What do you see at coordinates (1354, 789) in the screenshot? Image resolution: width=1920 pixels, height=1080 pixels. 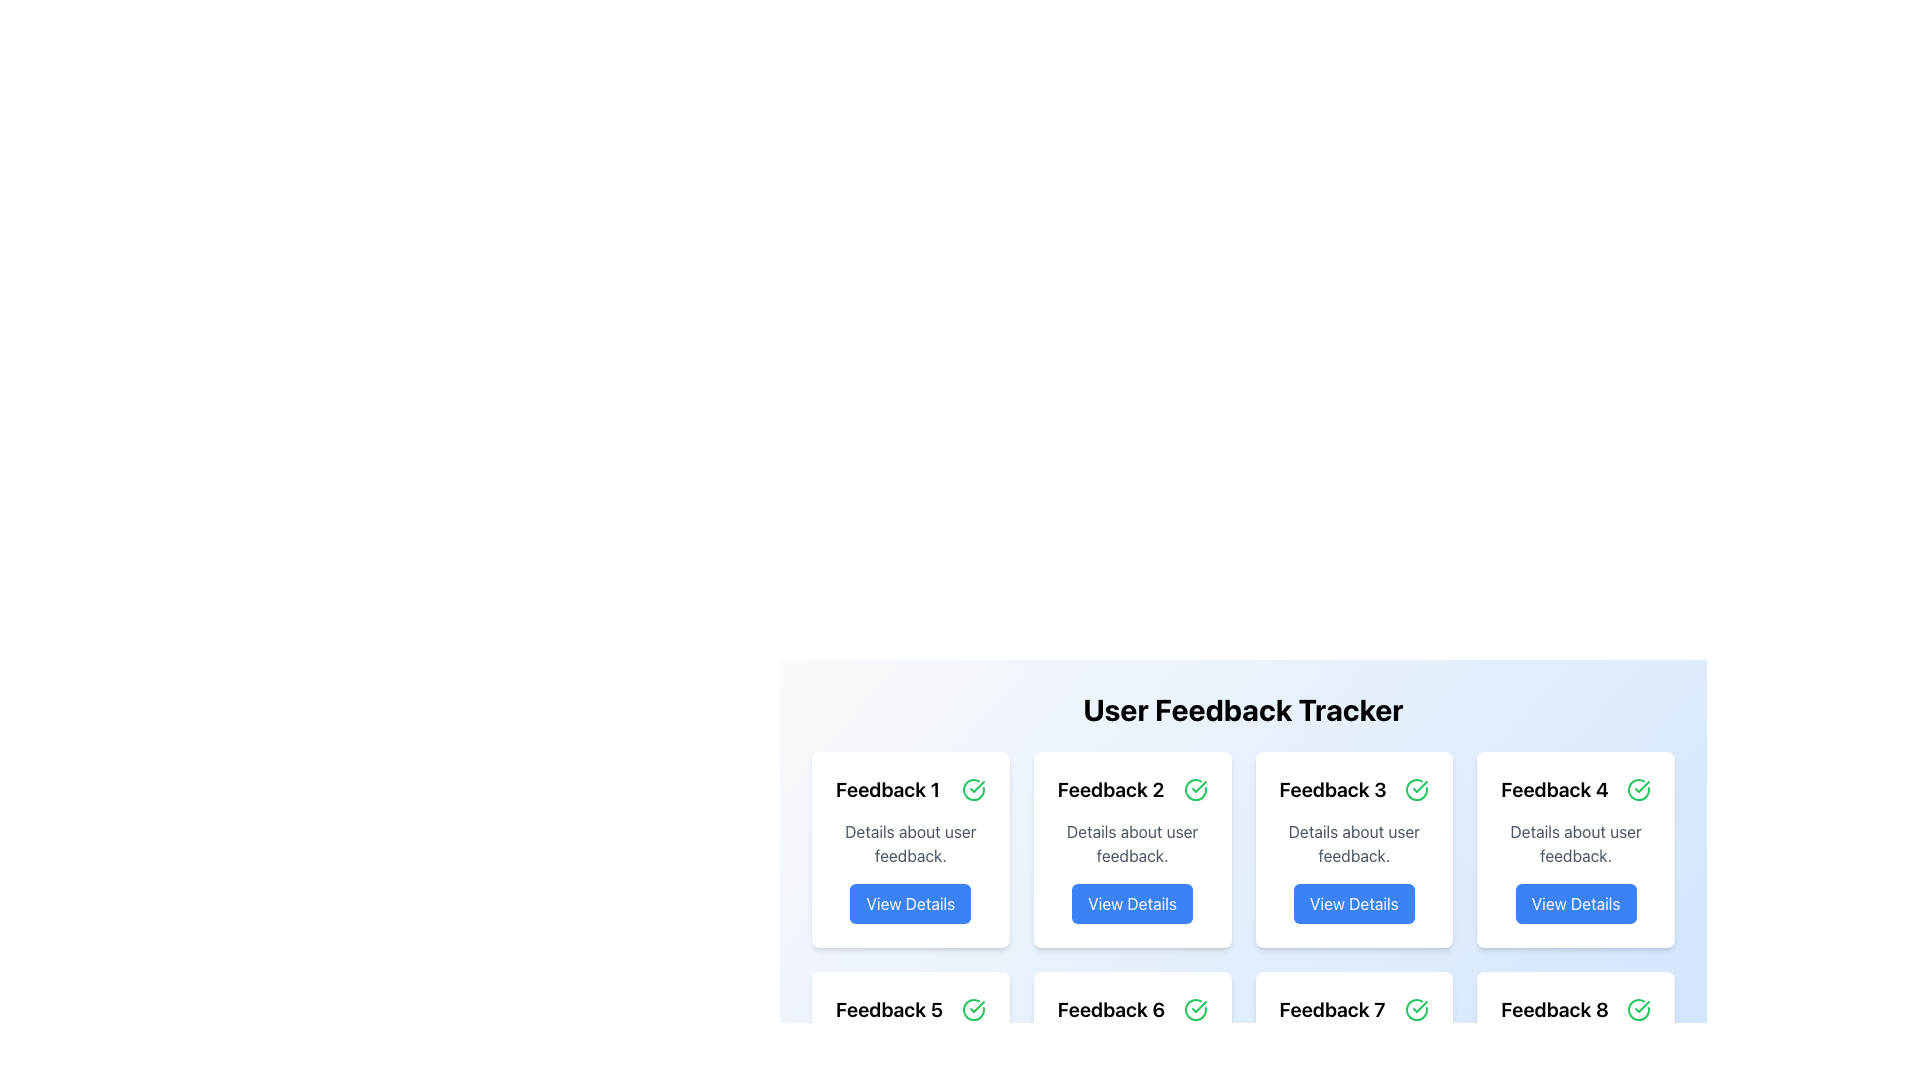 I see `the title label with accompanying icon that indicates specific feedback (e.g., feedback number 3) located at the top of the third card in the first row of the main layout grid` at bounding box center [1354, 789].